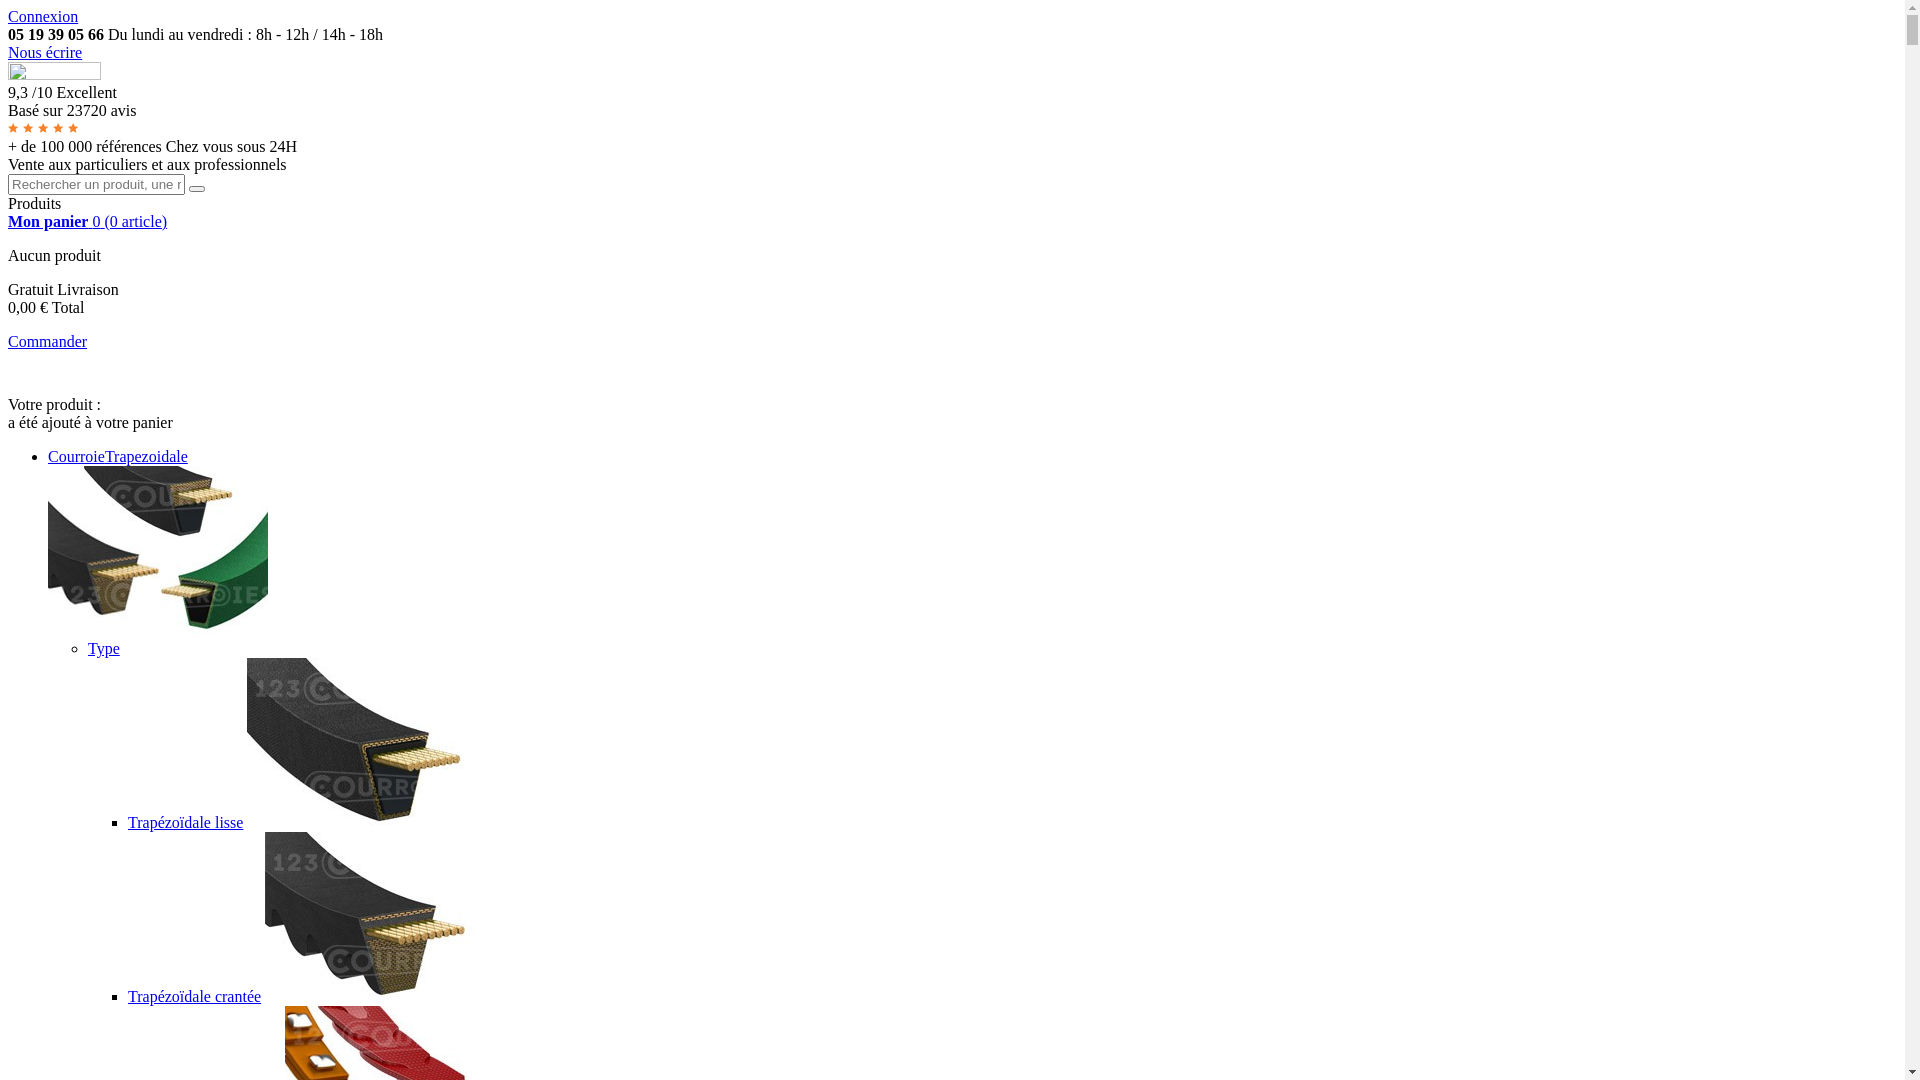 This screenshot has height=1080, width=1920. Describe the element at coordinates (43, 16) in the screenshot. I see `'Connexion'` at that location.